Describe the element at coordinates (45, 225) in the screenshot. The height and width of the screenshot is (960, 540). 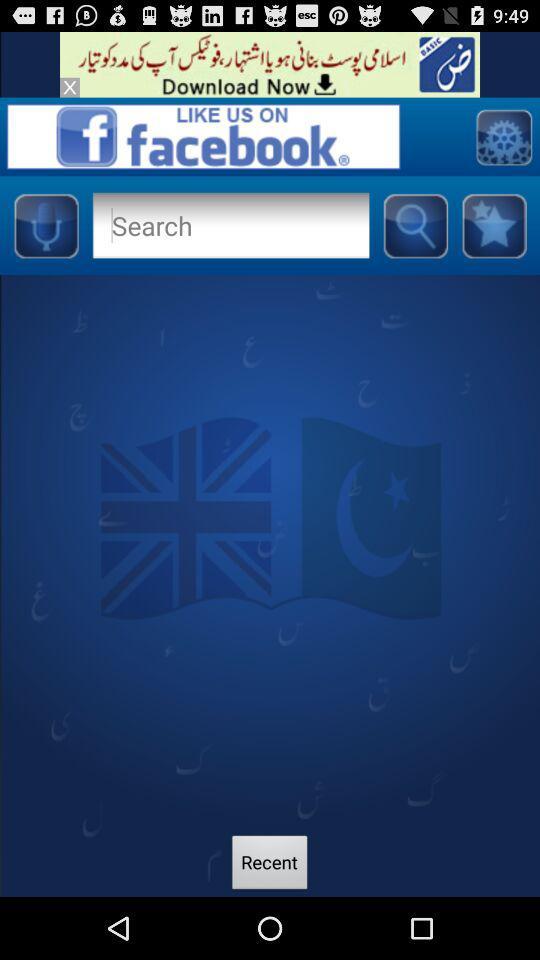
I see `use sound to search` at that location.